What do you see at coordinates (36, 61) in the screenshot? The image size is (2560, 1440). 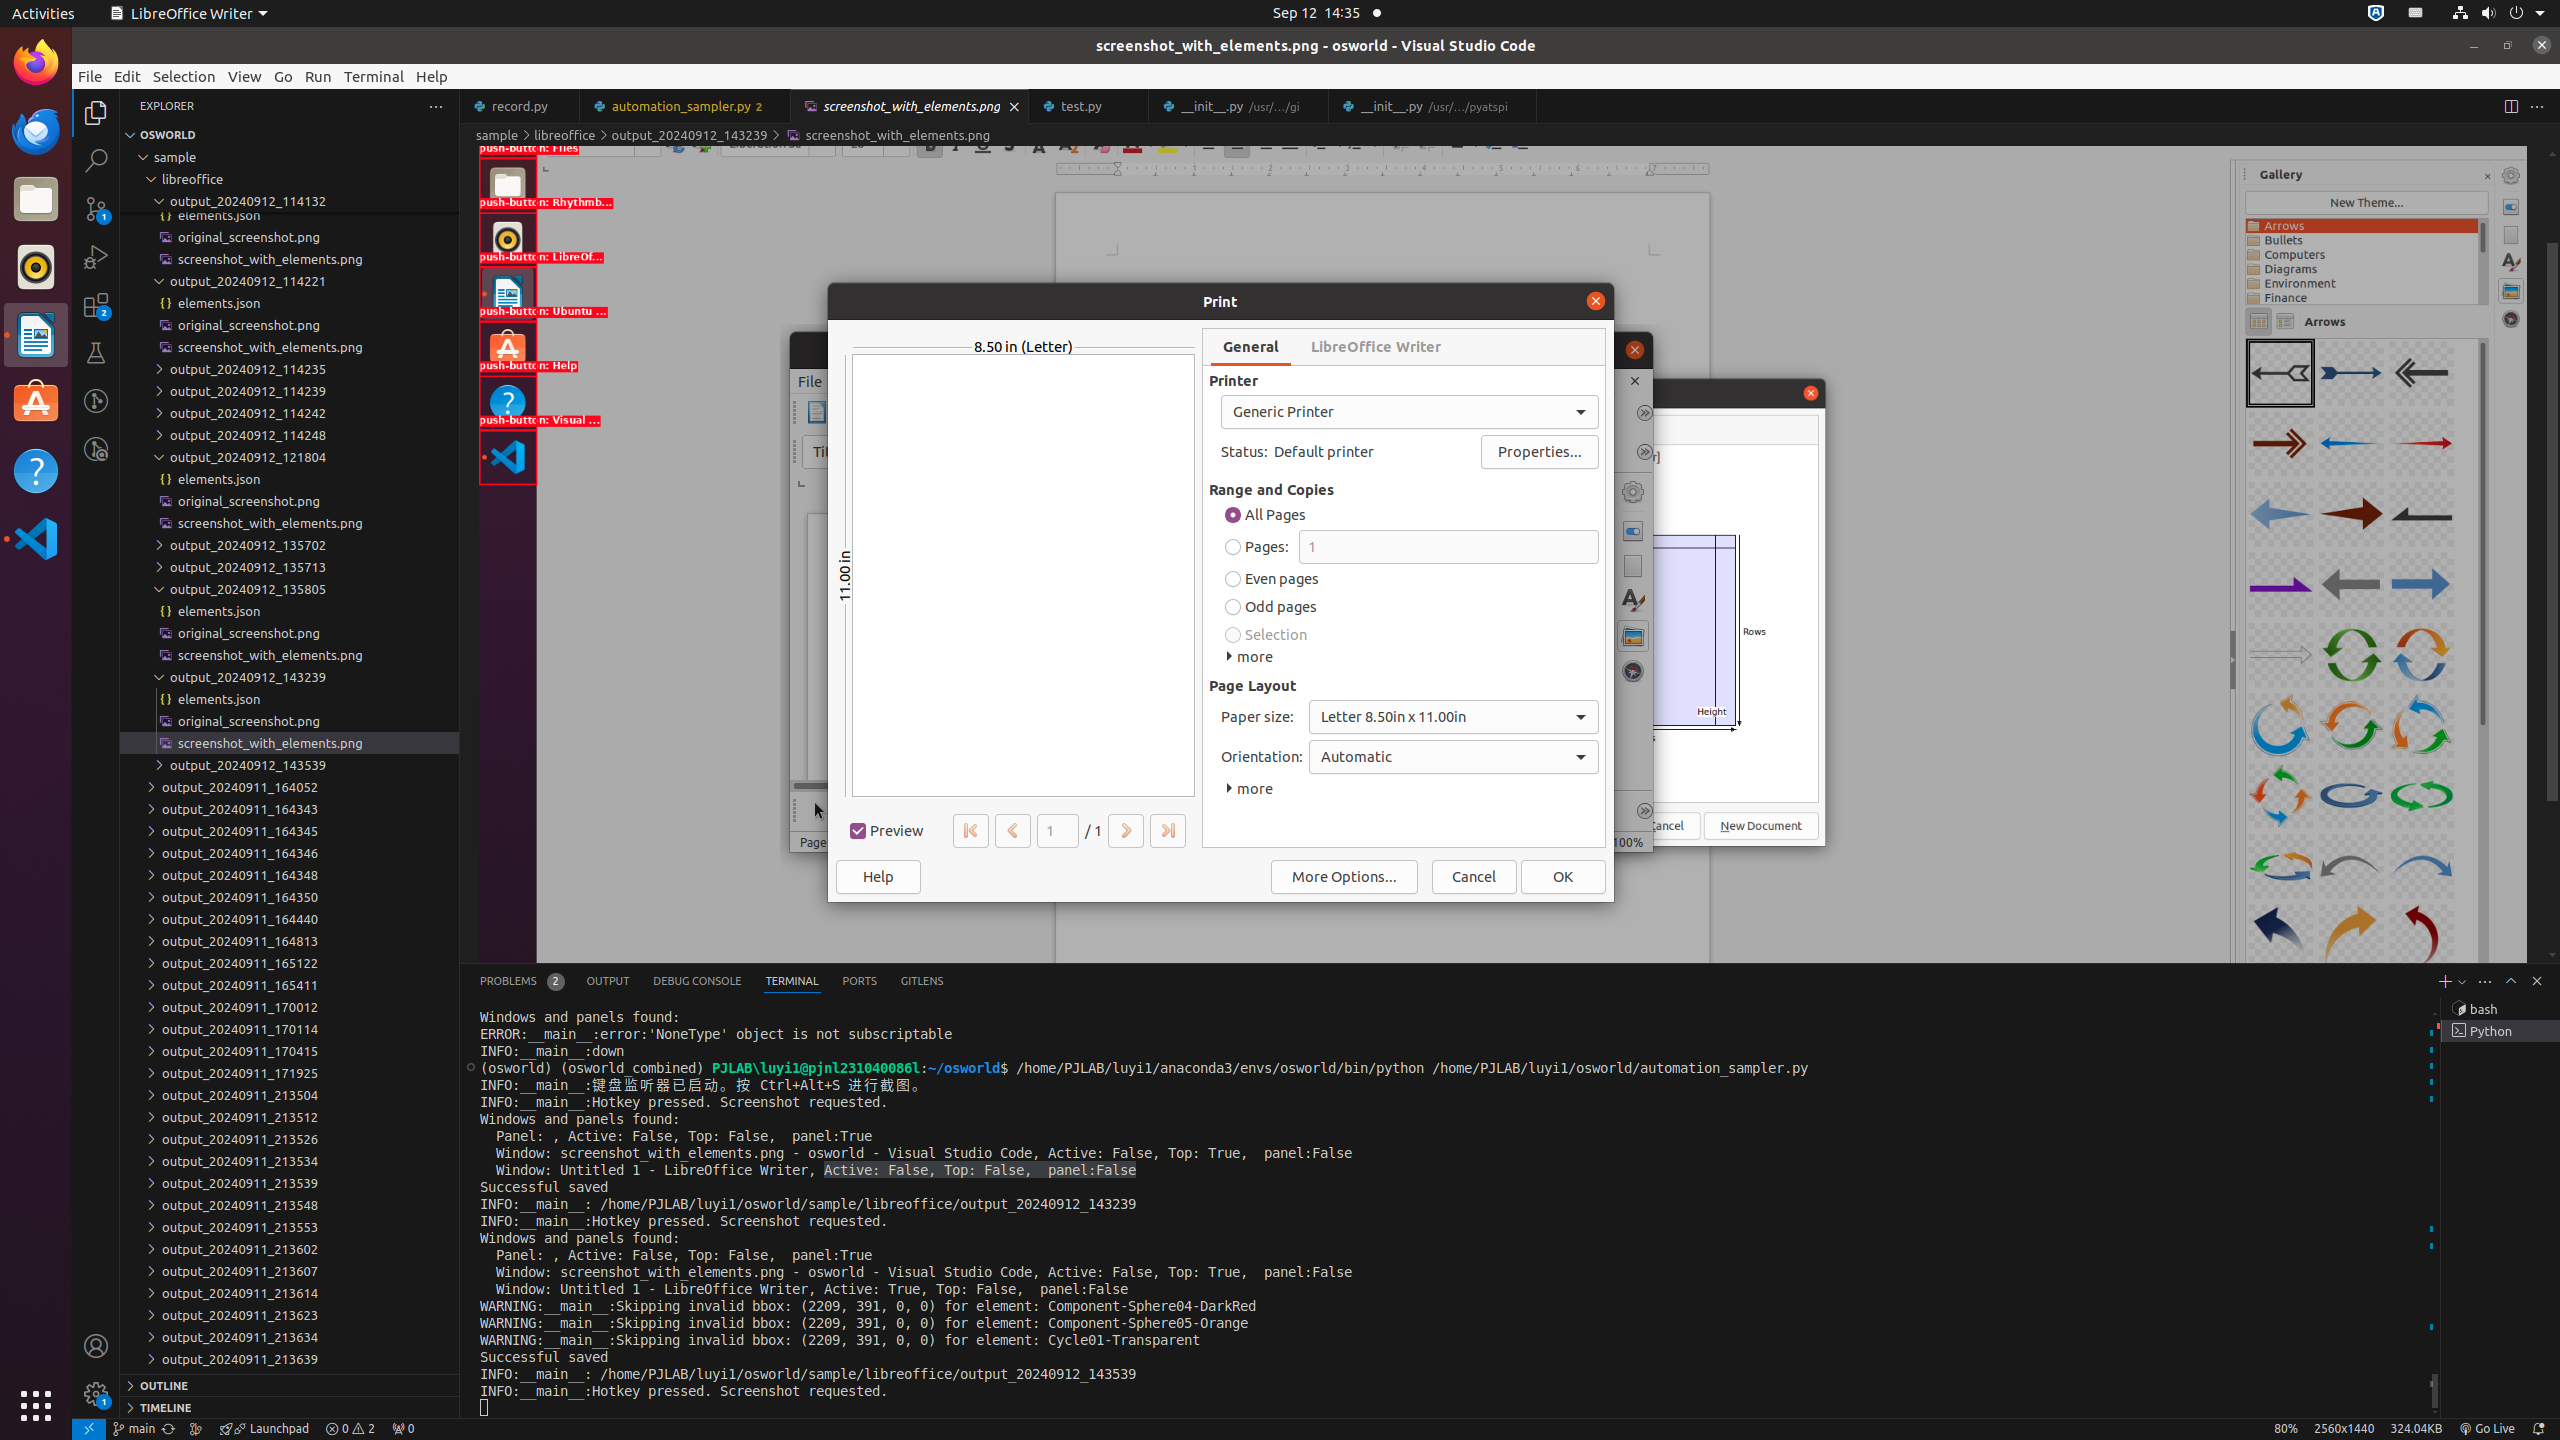 I see `'Firefox Web Browser'` at bounding box center [36, 61].